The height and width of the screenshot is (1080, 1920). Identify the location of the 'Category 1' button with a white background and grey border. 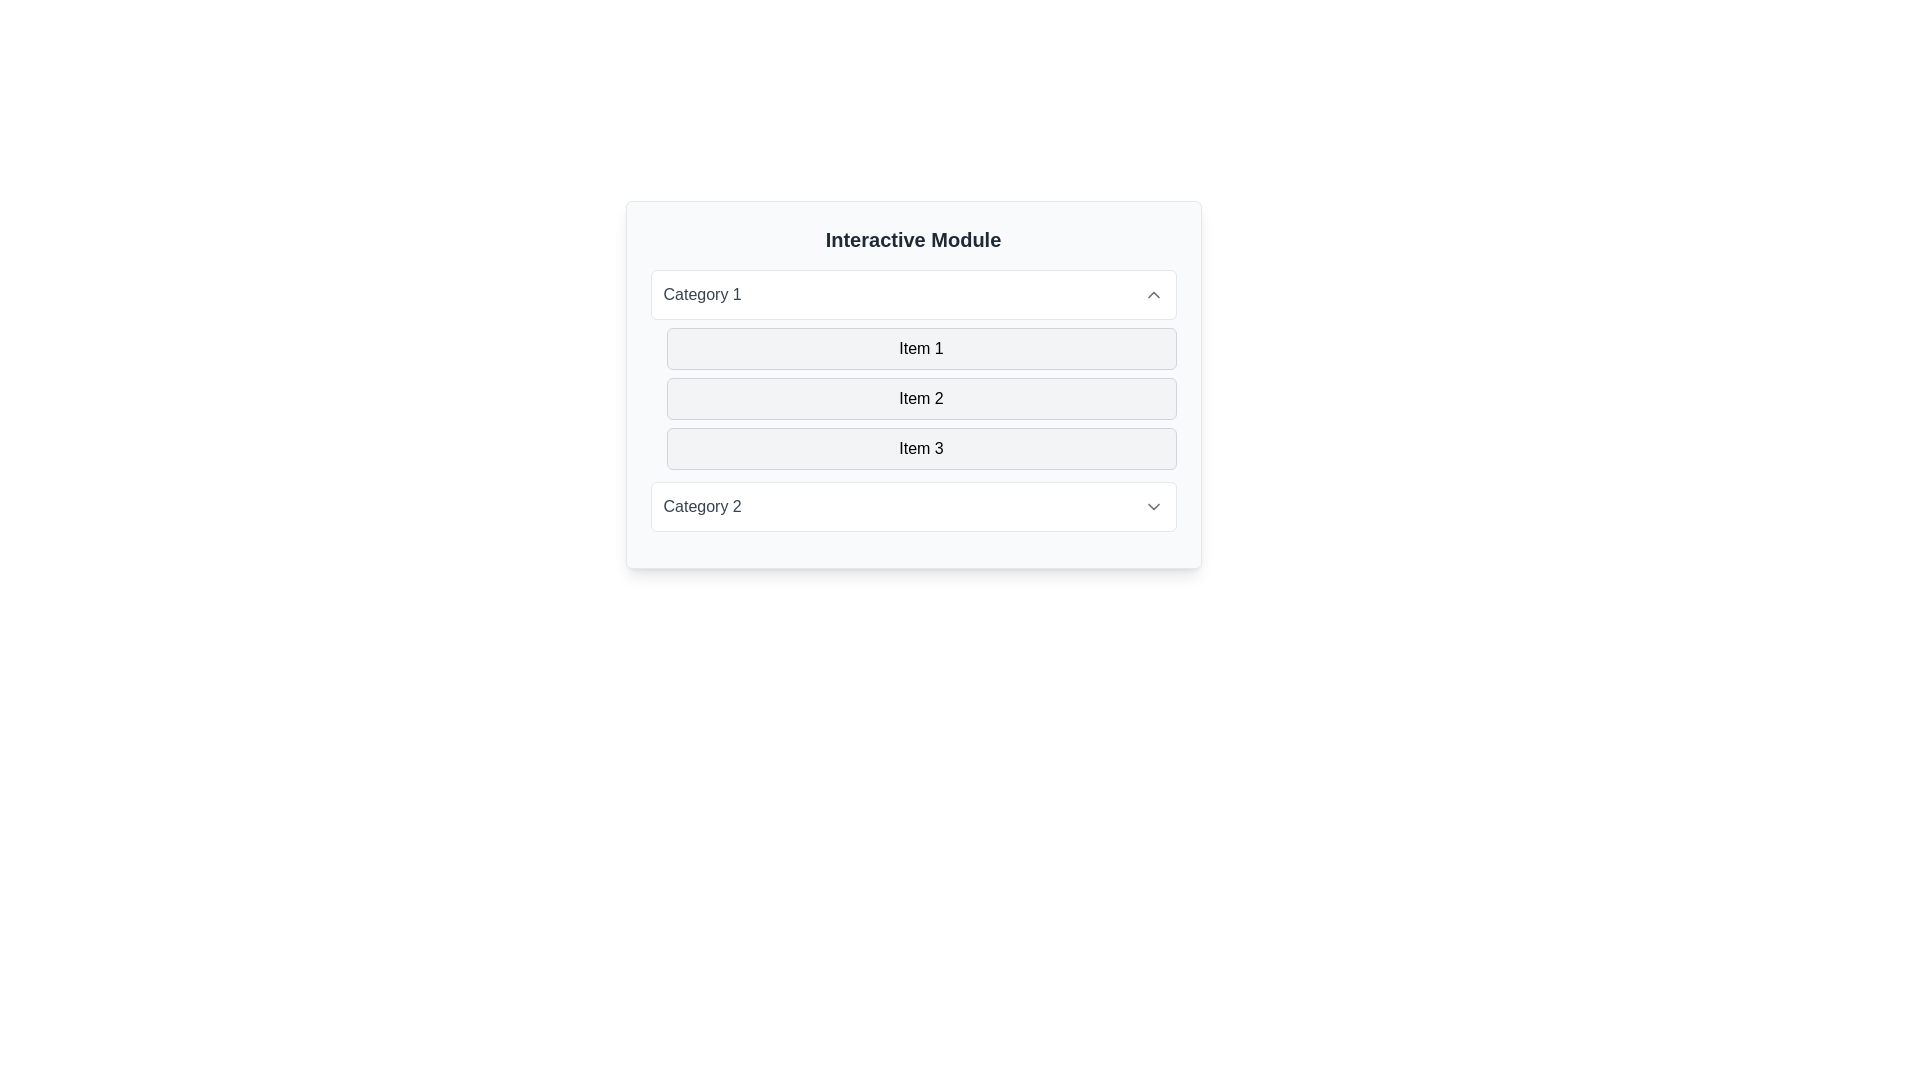
(912, 294).